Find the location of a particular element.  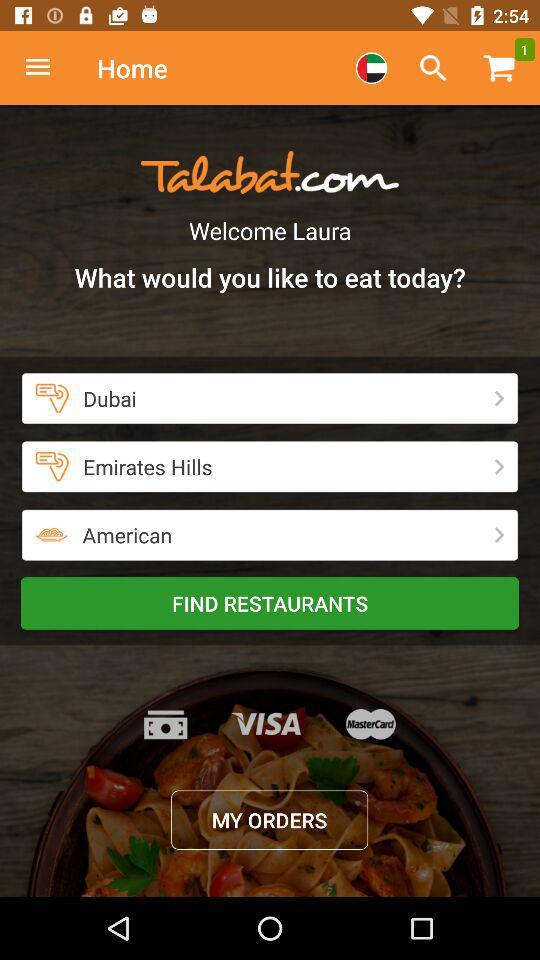

search your query is located at coordinates (432, 68).